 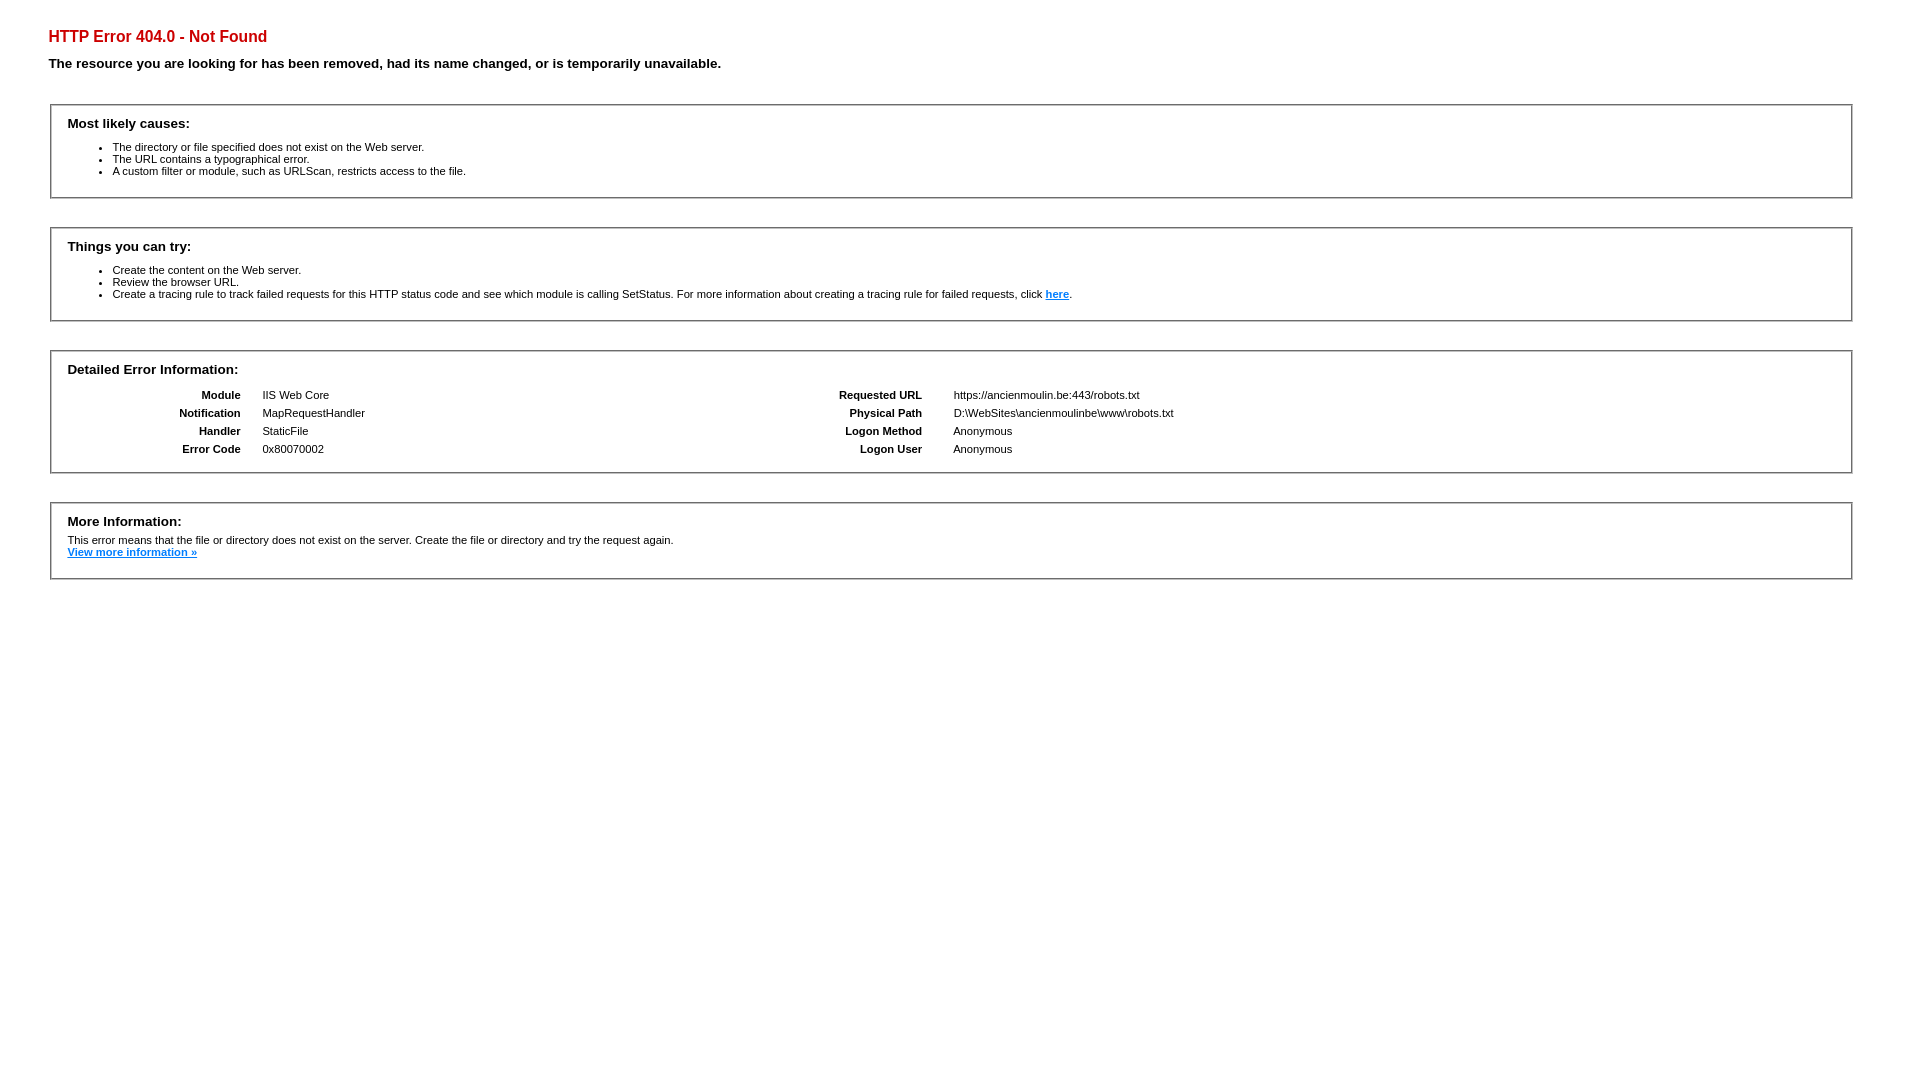 What do you see at coordinates (1056, 293) in the screenshot?
I see `'here'` at bounding box center [1056, 293].